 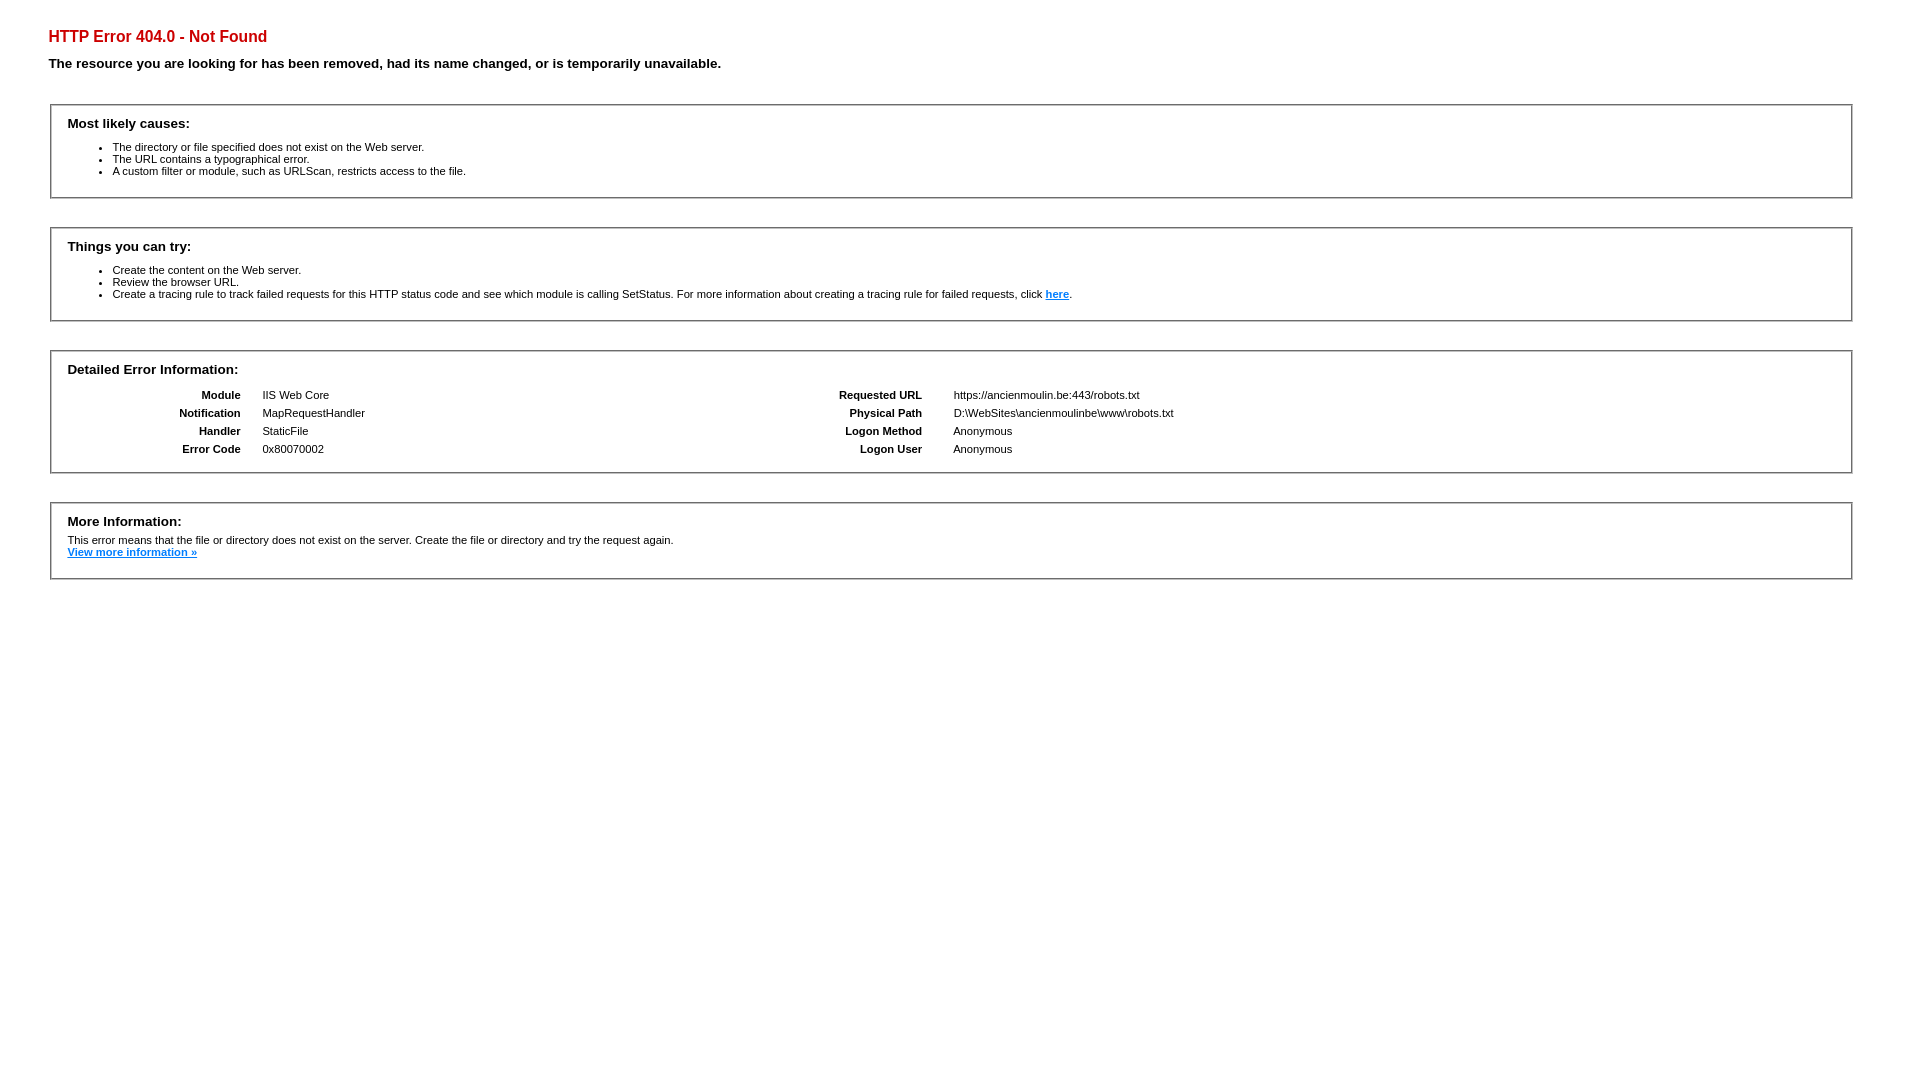 What do you see at coordinates (1056, 293) in the screenshot?
I see `'here'` at bounding box center [1056, 293].